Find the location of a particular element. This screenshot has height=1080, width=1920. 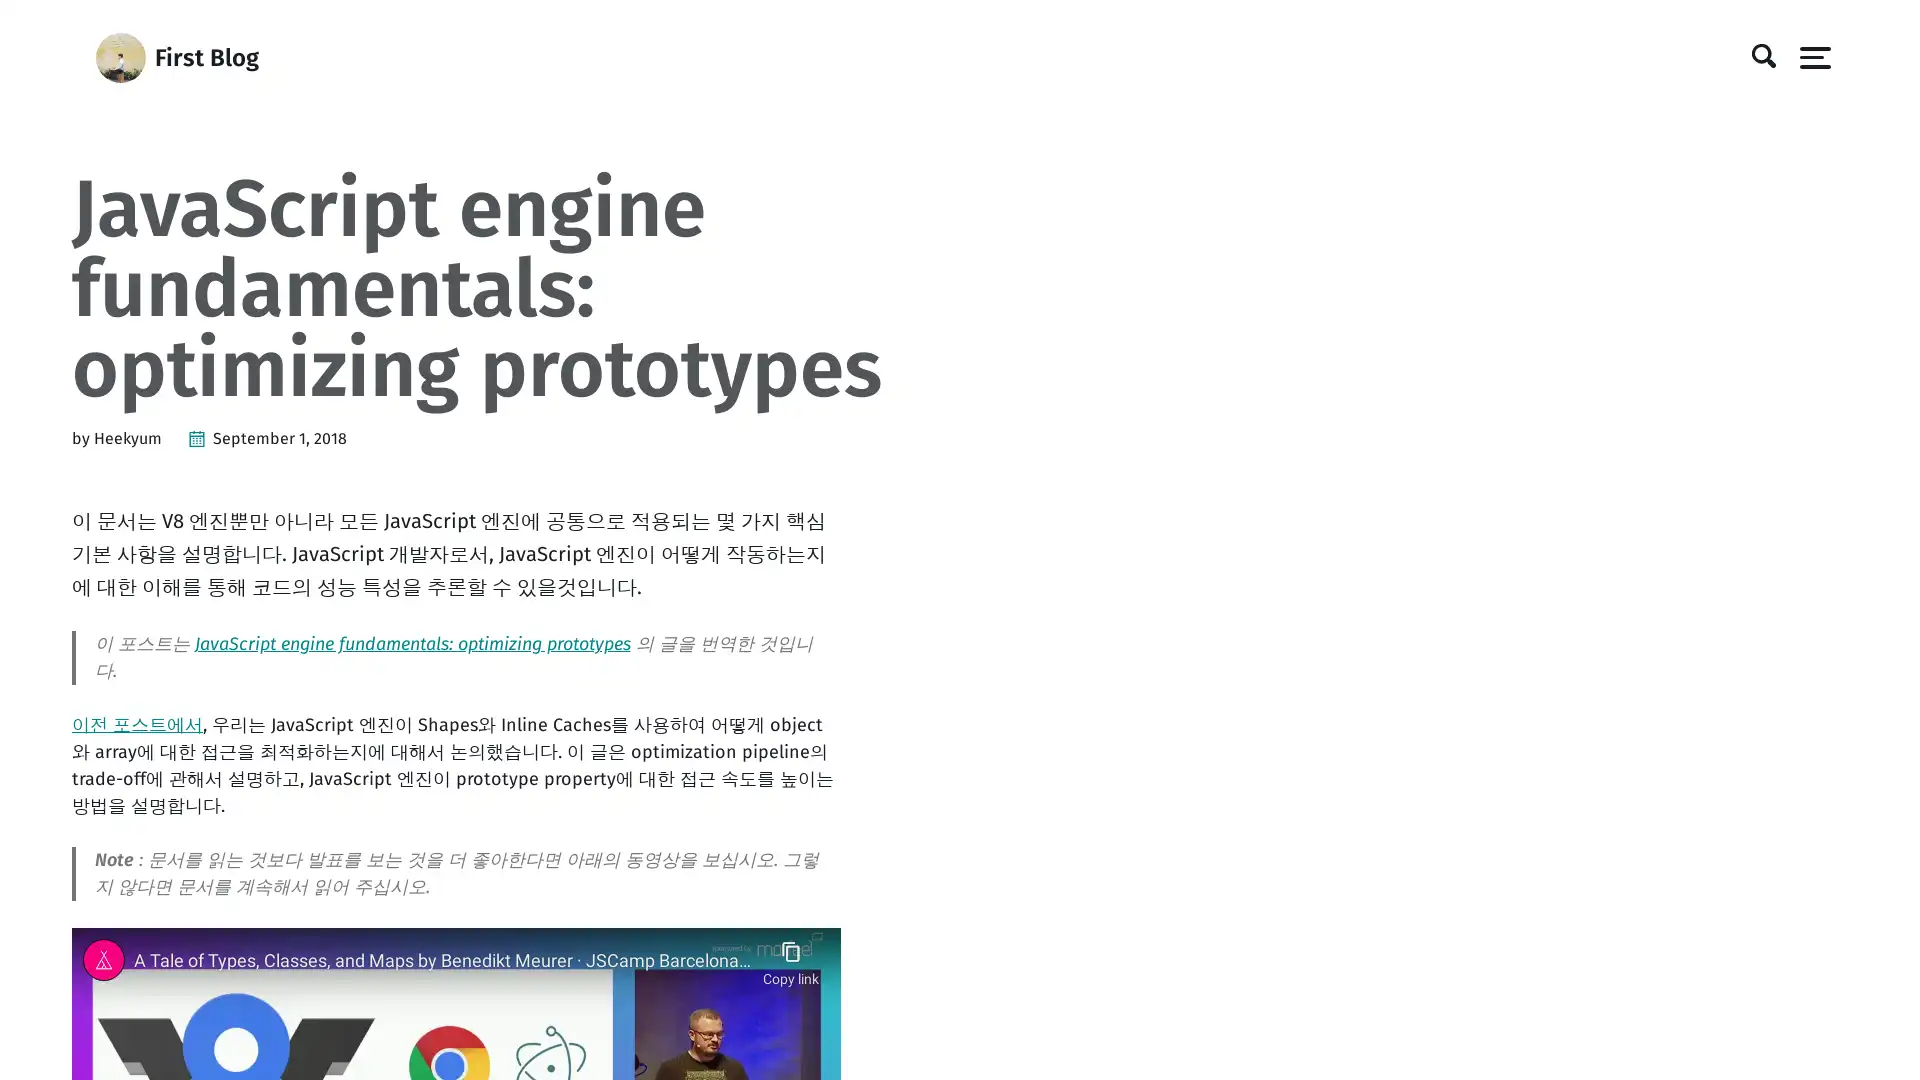

Menu is located at coordinates (1808, 56).